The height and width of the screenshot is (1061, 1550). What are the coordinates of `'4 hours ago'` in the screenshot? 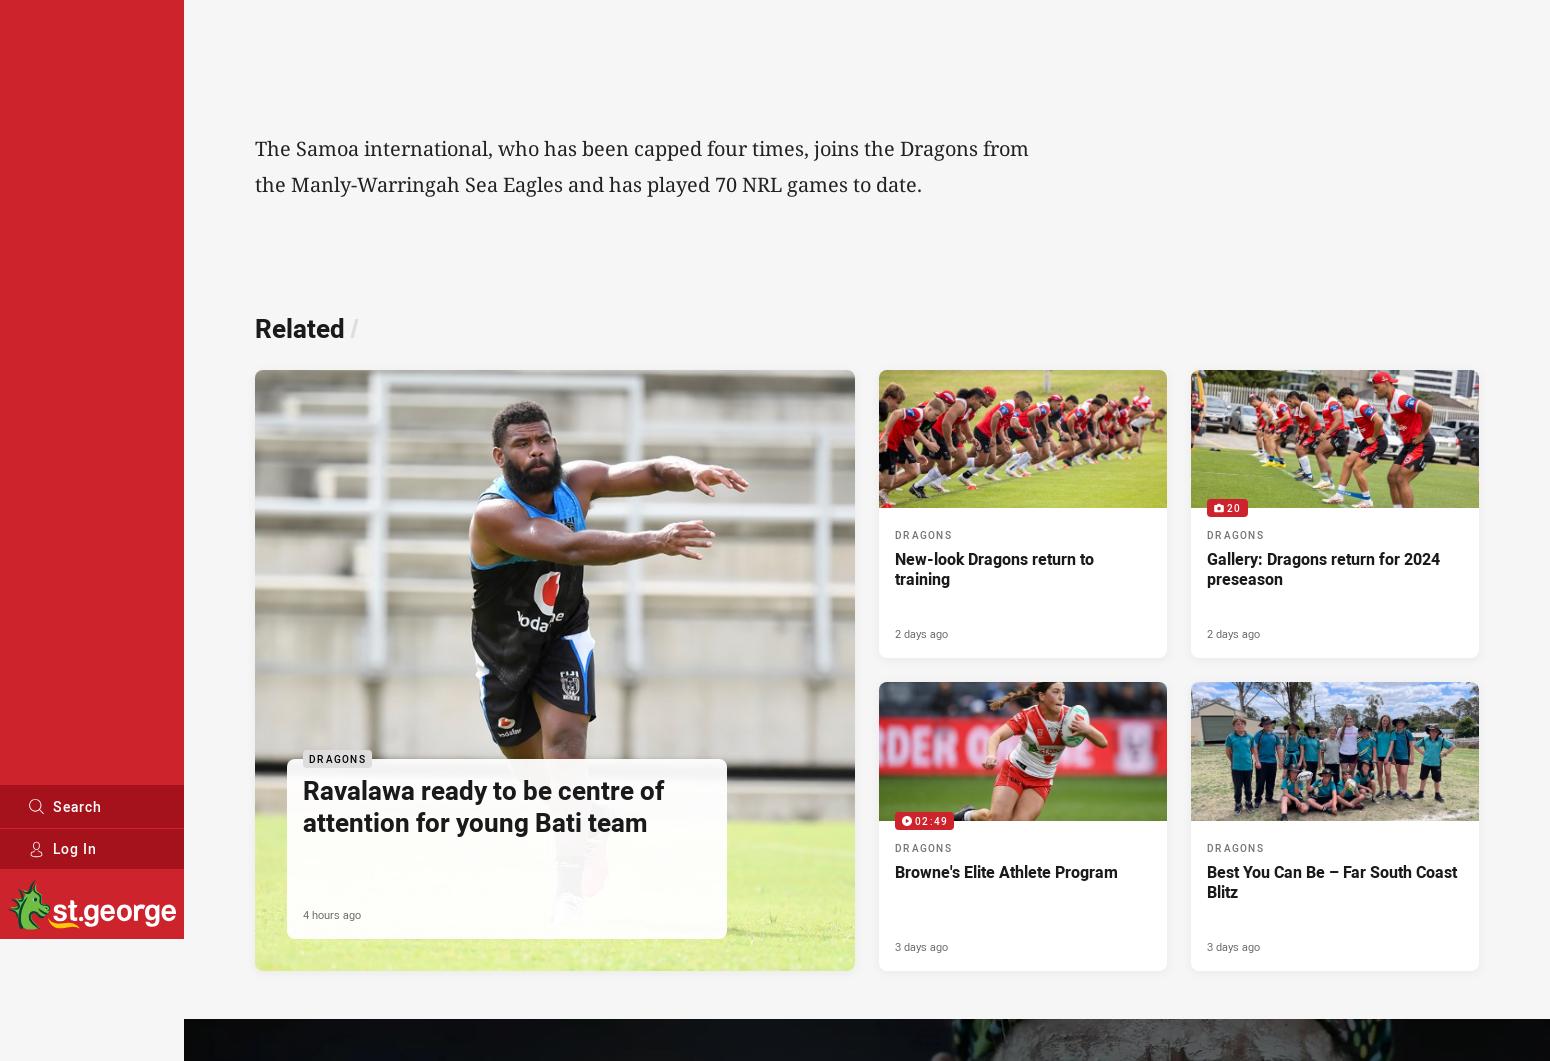 It's located at (303, 912).